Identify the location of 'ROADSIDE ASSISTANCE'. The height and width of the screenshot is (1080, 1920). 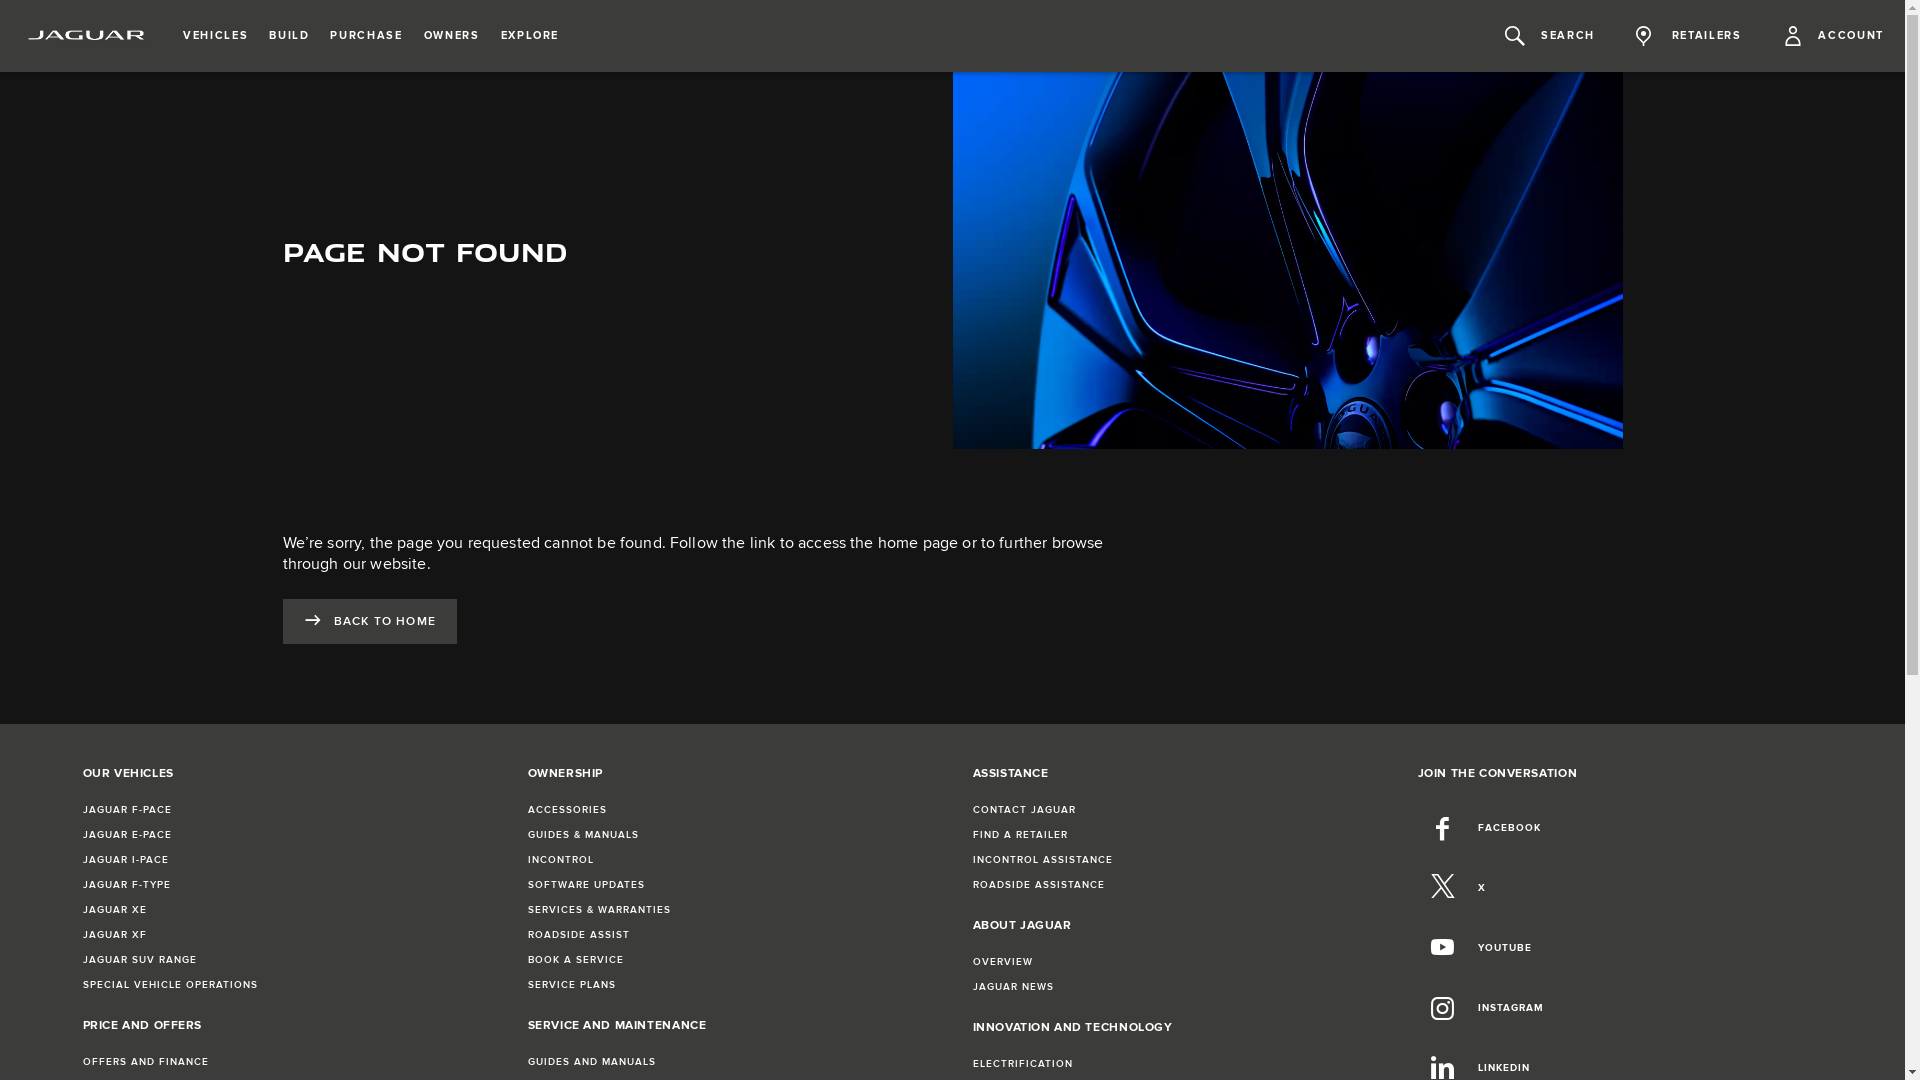
(1037, 883).